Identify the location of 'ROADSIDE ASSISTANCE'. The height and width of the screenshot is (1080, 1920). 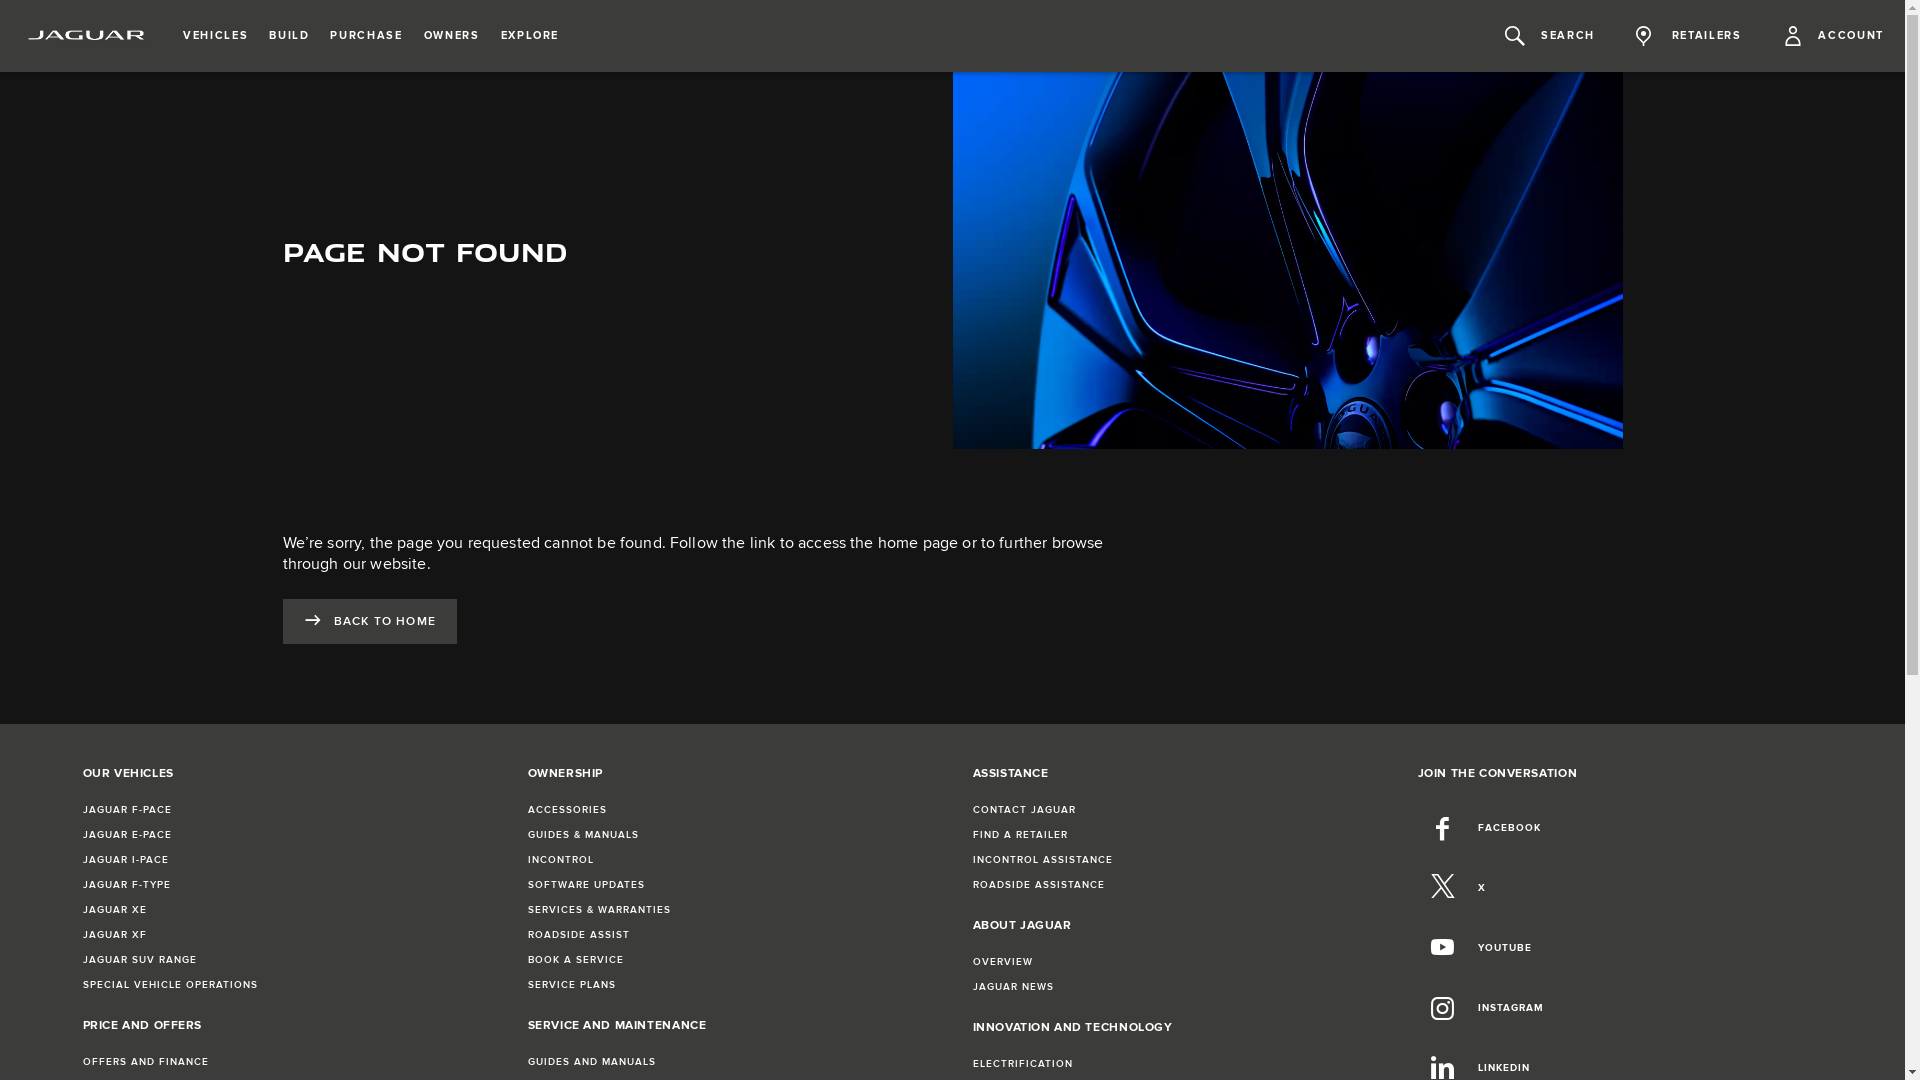
(1037, 883).